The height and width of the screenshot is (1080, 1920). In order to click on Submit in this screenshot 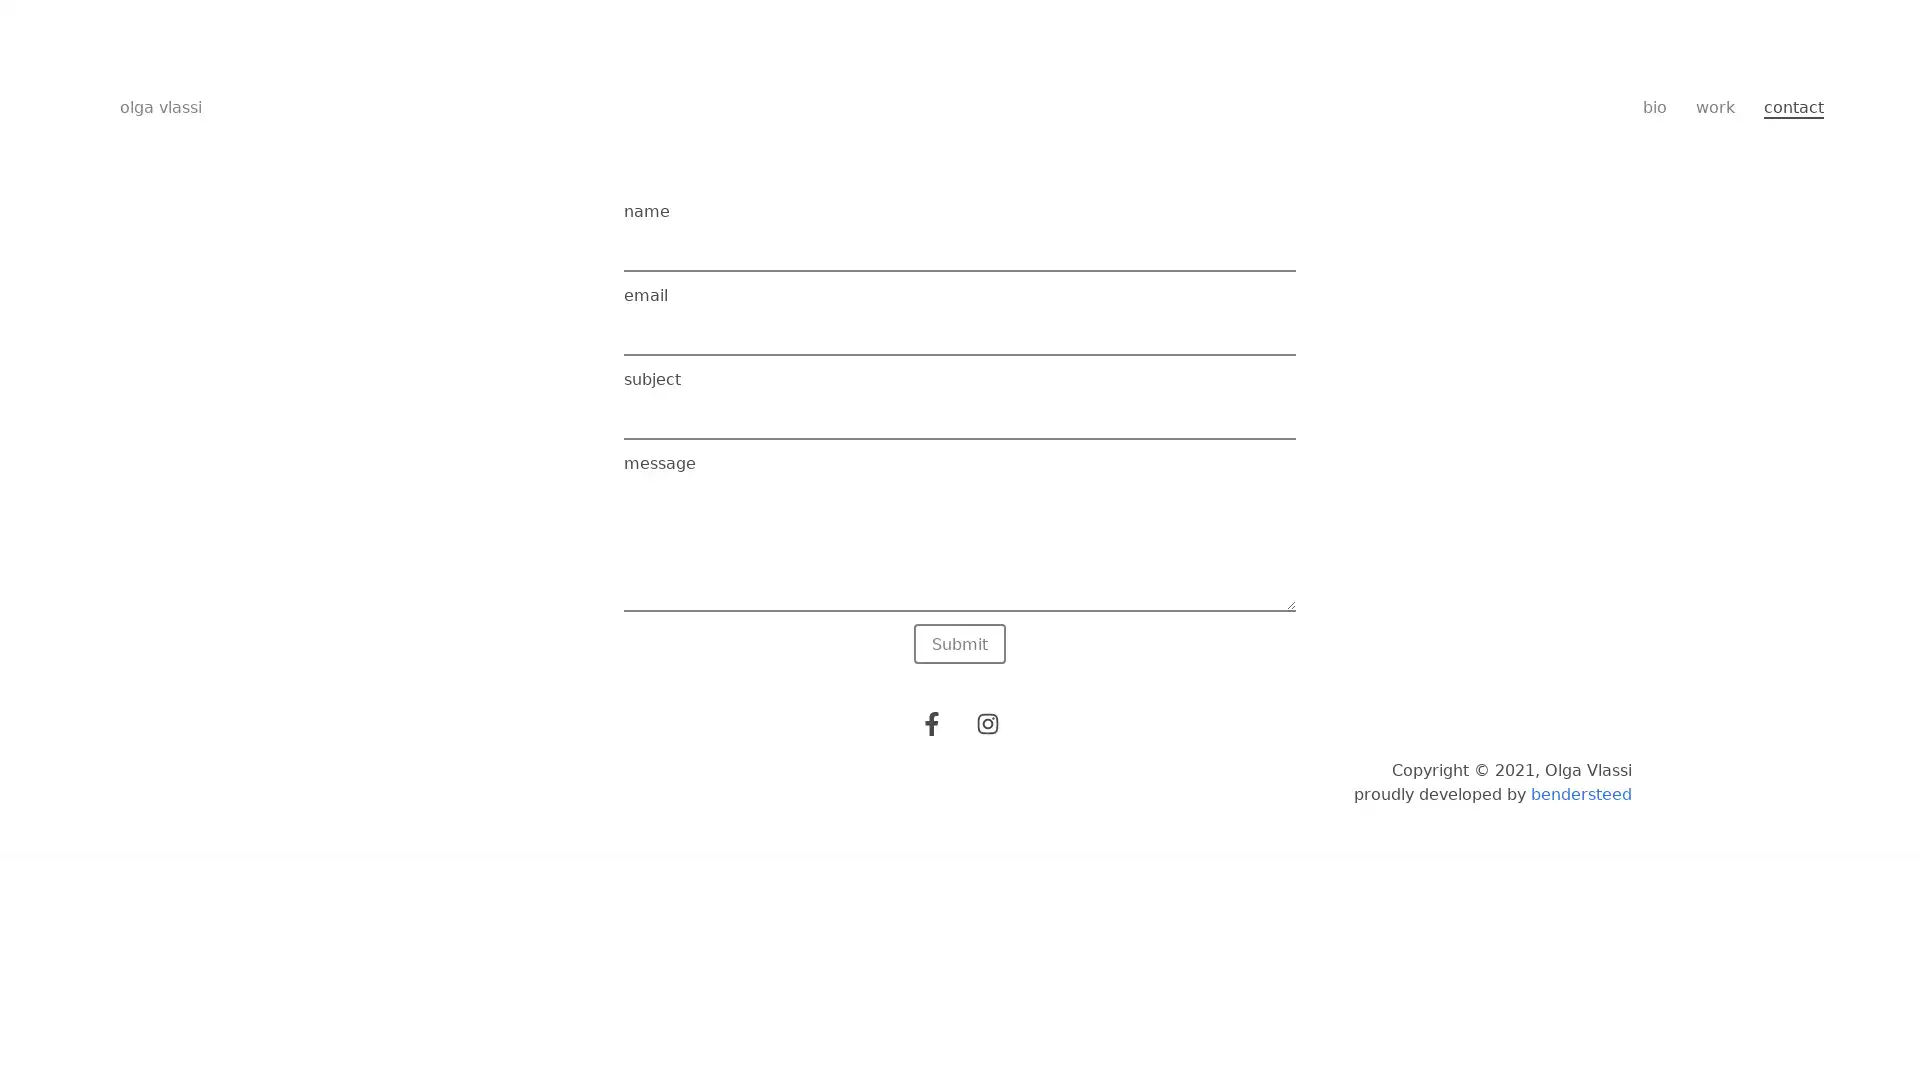, I will do `click(960, 644)`.